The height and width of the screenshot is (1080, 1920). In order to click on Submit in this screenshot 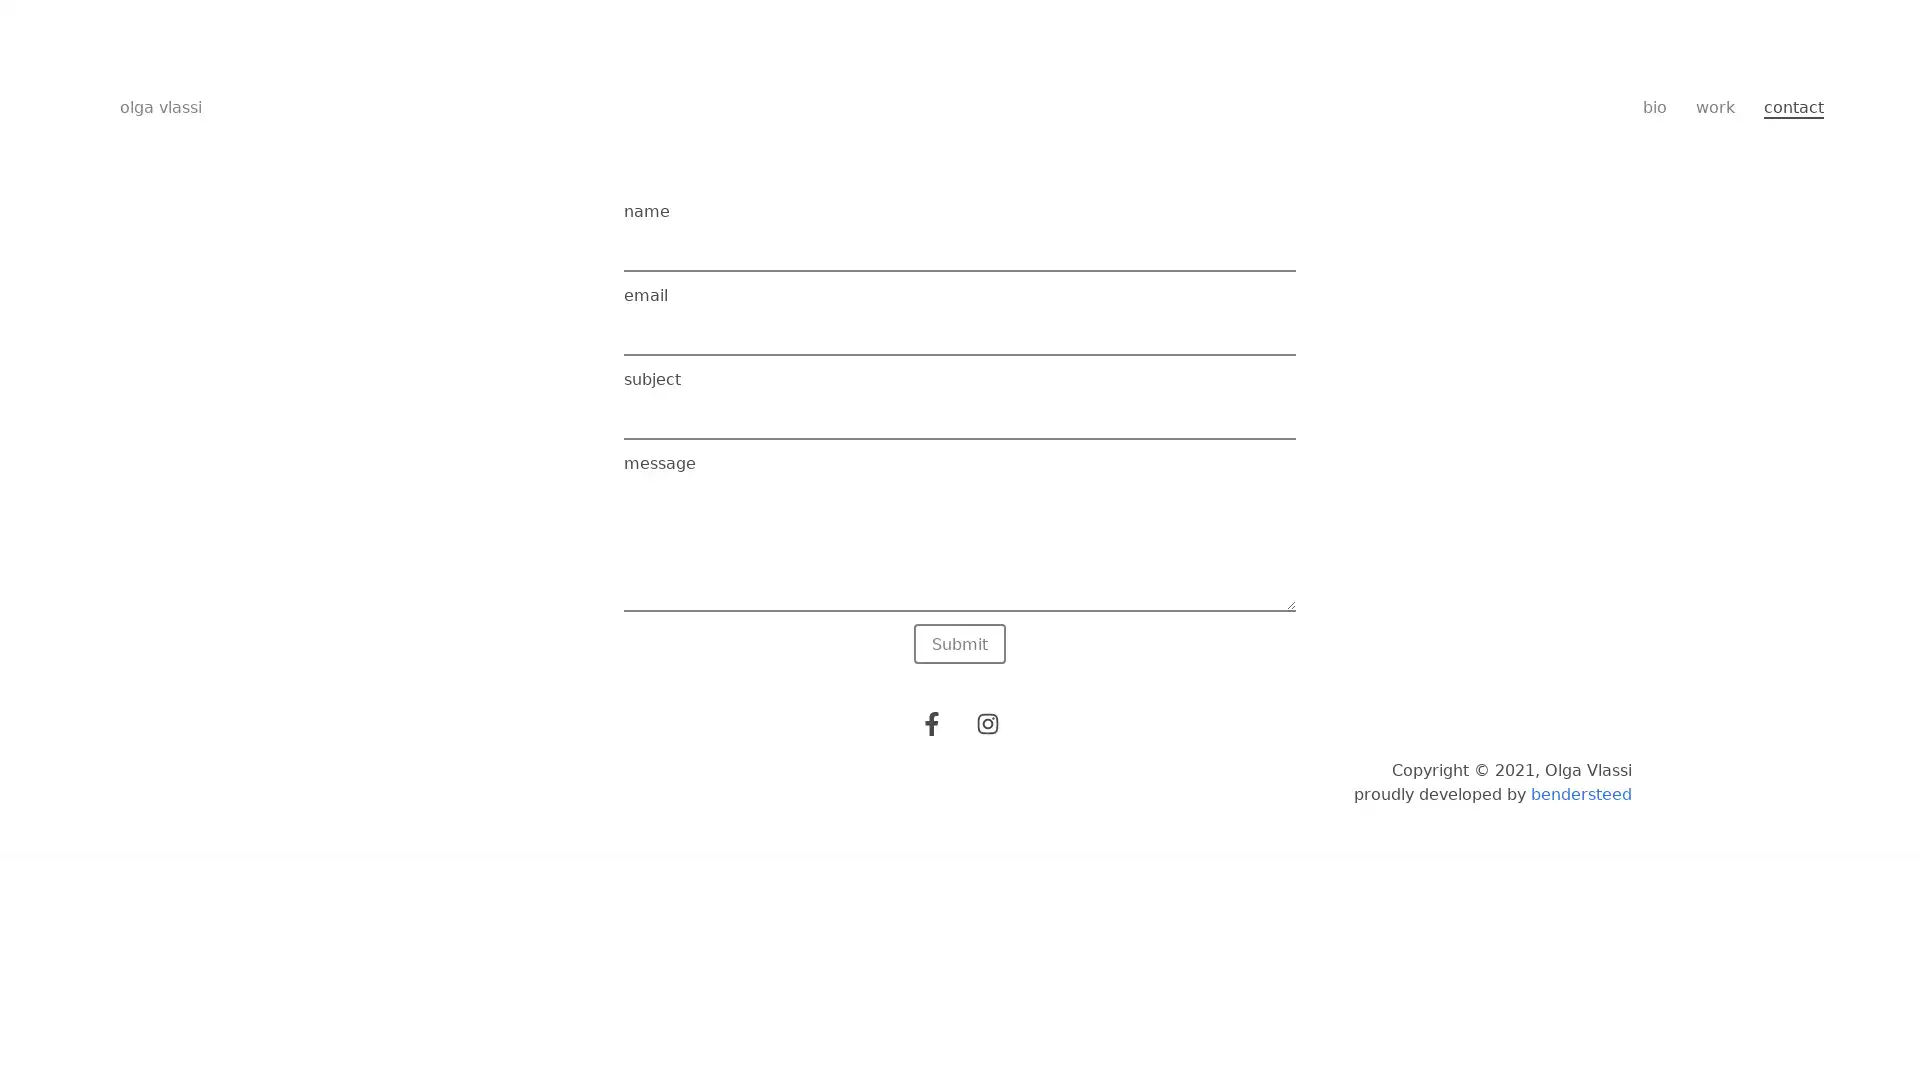, I will do `click(960, 644)`.